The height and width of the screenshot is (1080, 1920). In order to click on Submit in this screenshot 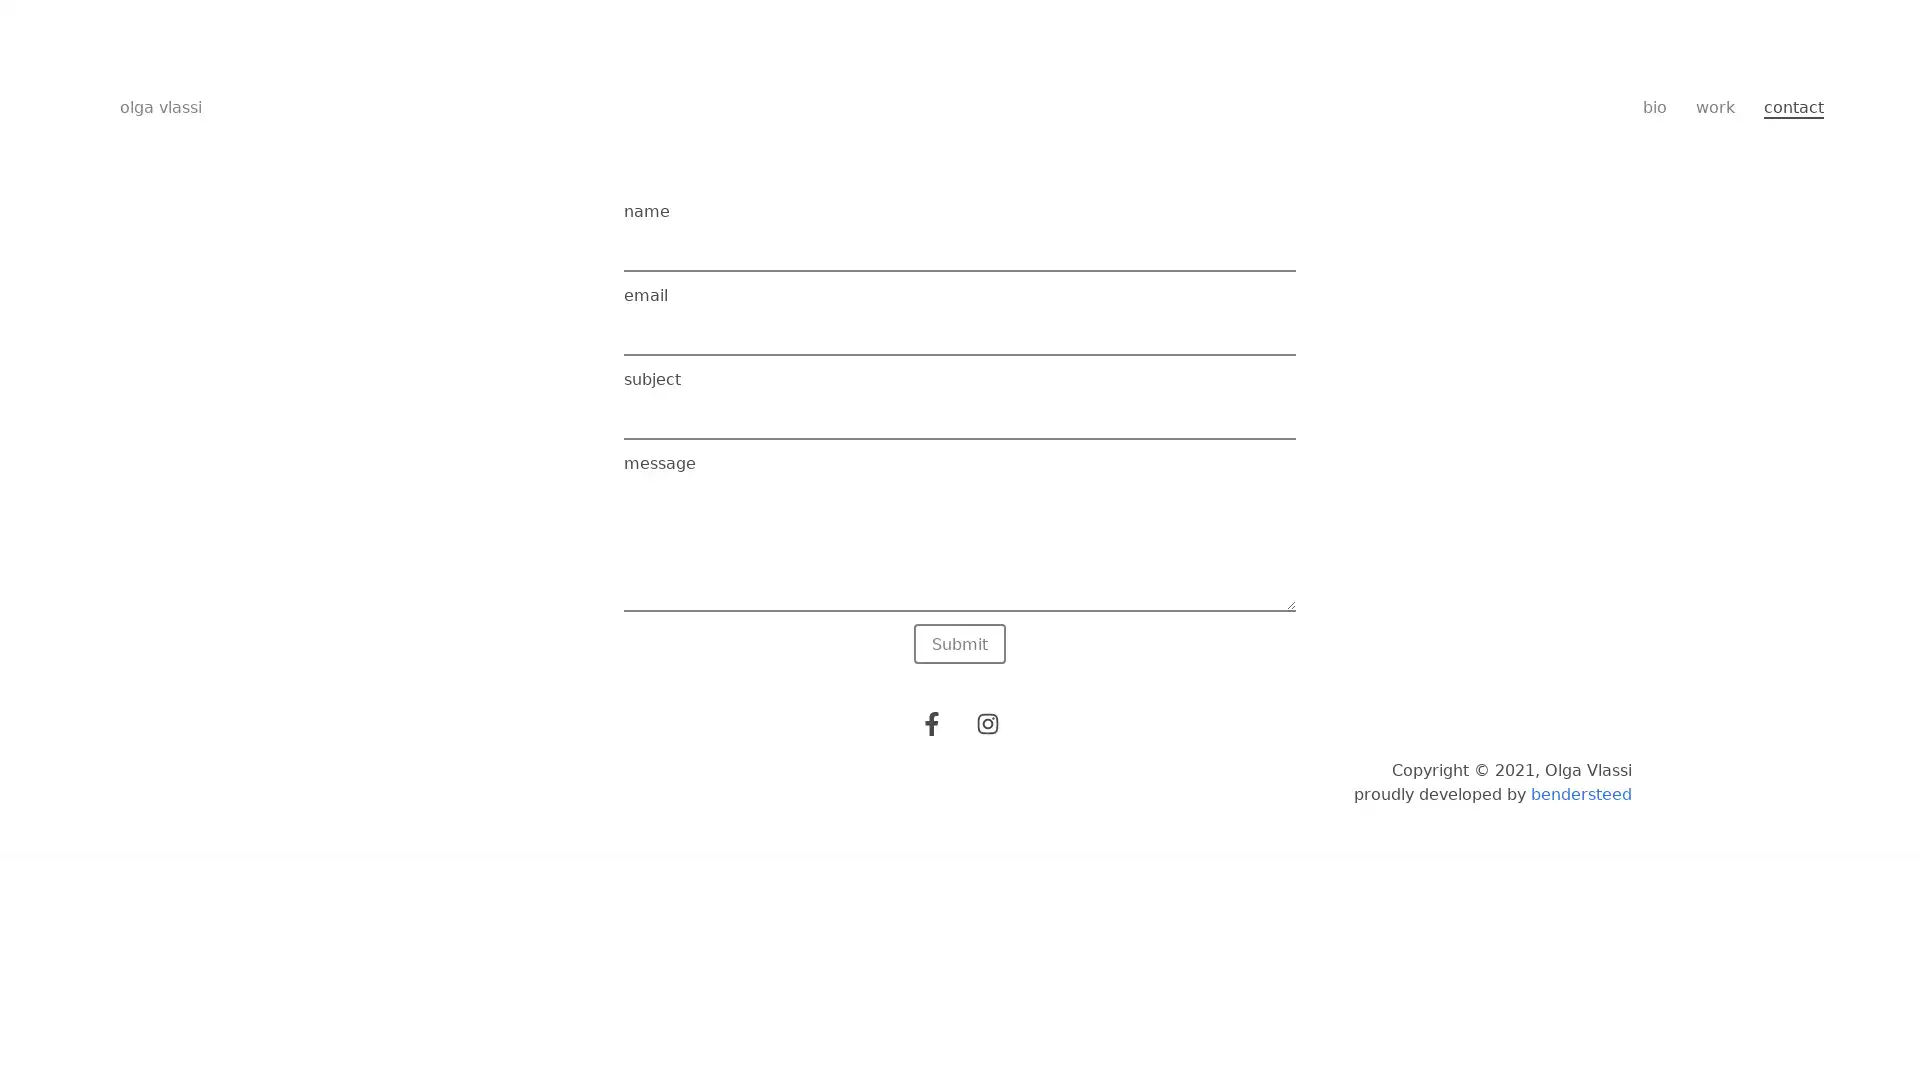, I will do `click(960, 644)`.